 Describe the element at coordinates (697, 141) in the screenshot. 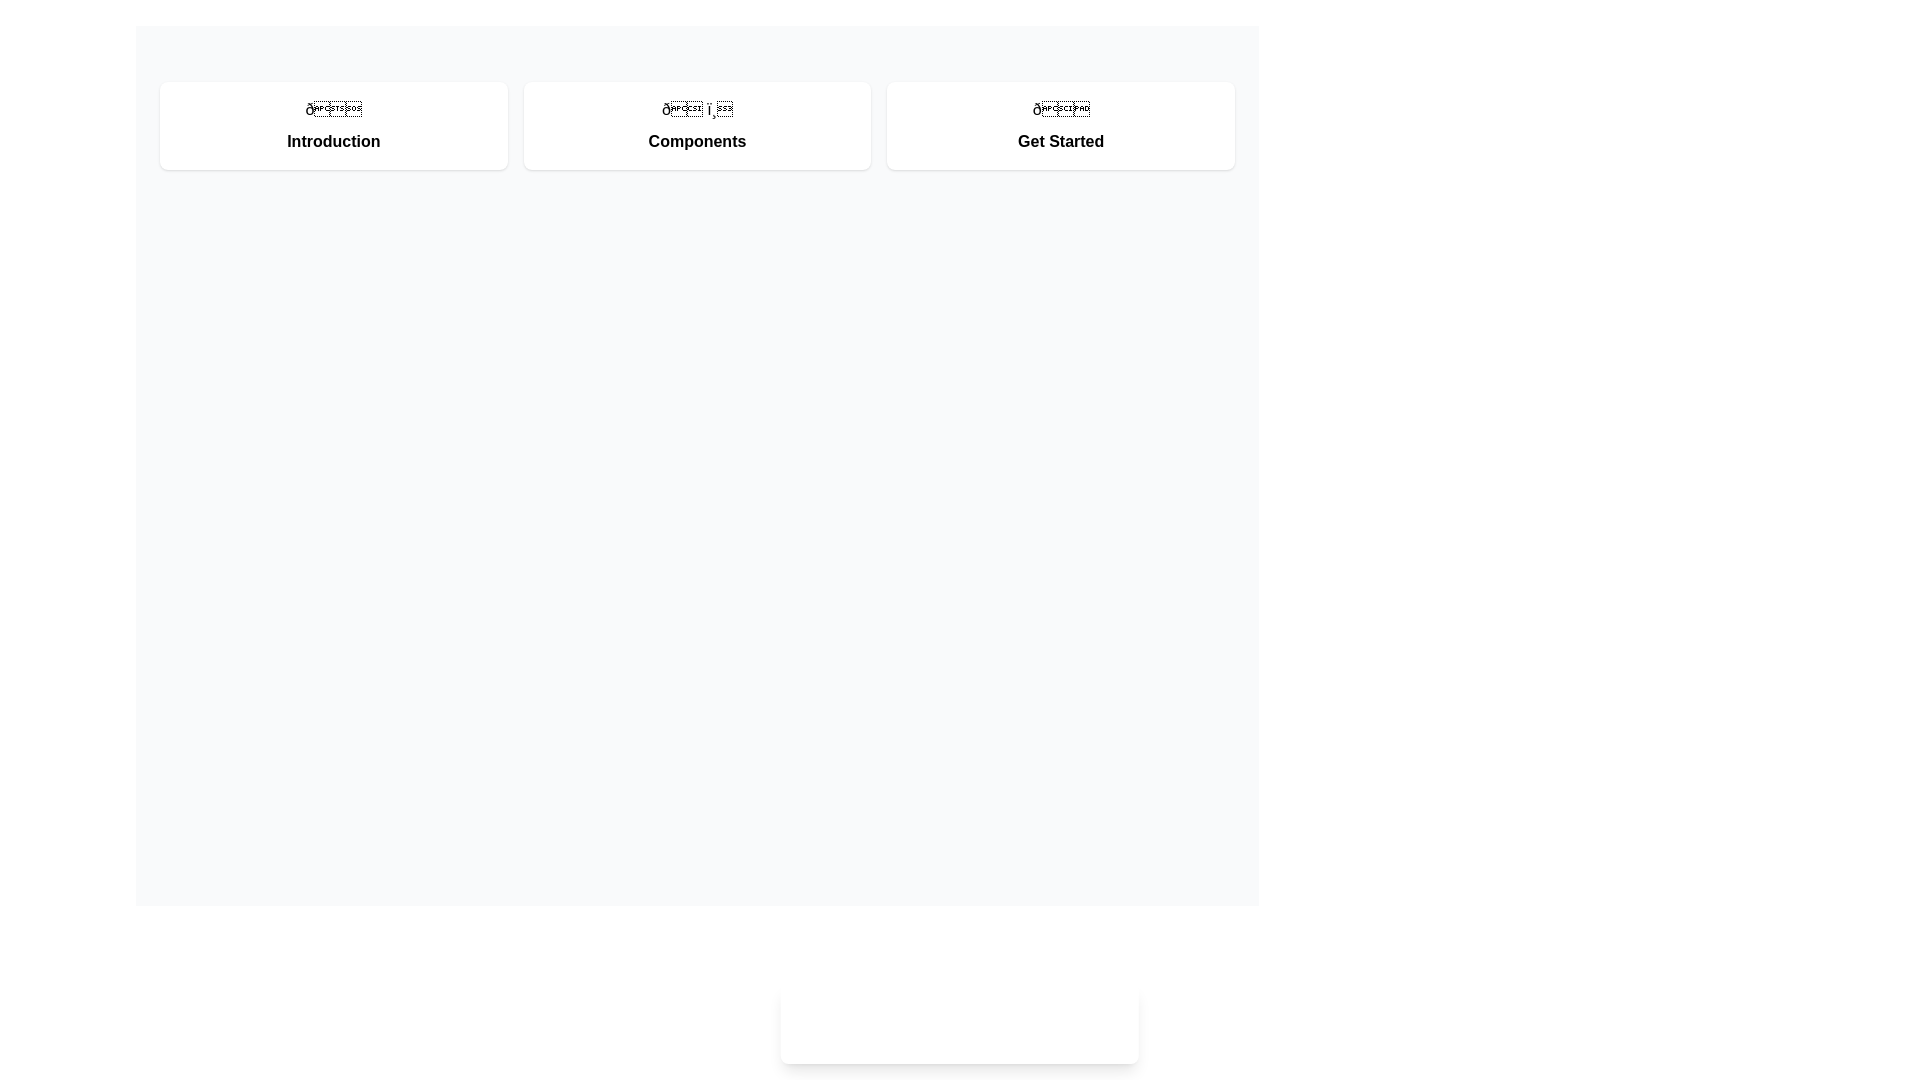

I see `the bold text label containing the word 'Components', which is positioned centrally at the bottom of the second card from the left` at that location.